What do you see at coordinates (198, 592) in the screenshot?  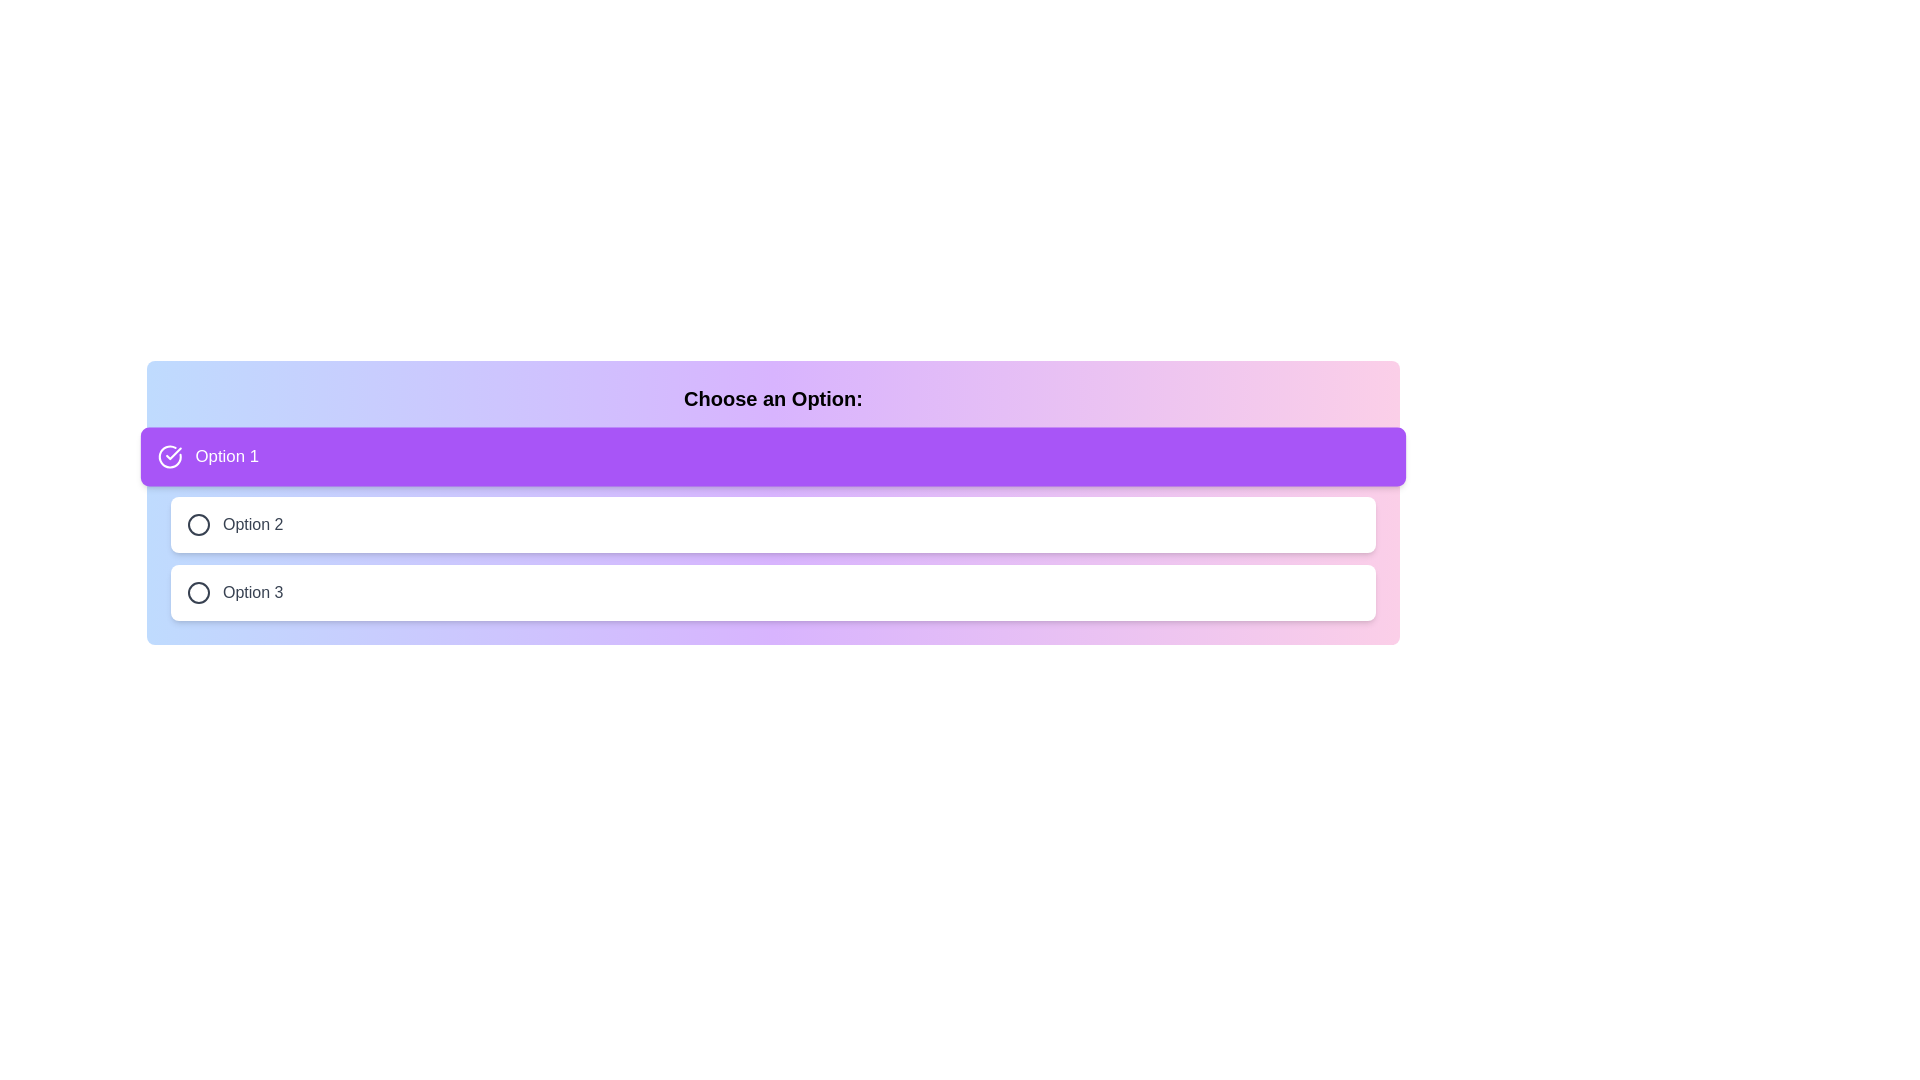 I see `the radio button indicator for 'Option 3'` at bounding box center [198, 592].